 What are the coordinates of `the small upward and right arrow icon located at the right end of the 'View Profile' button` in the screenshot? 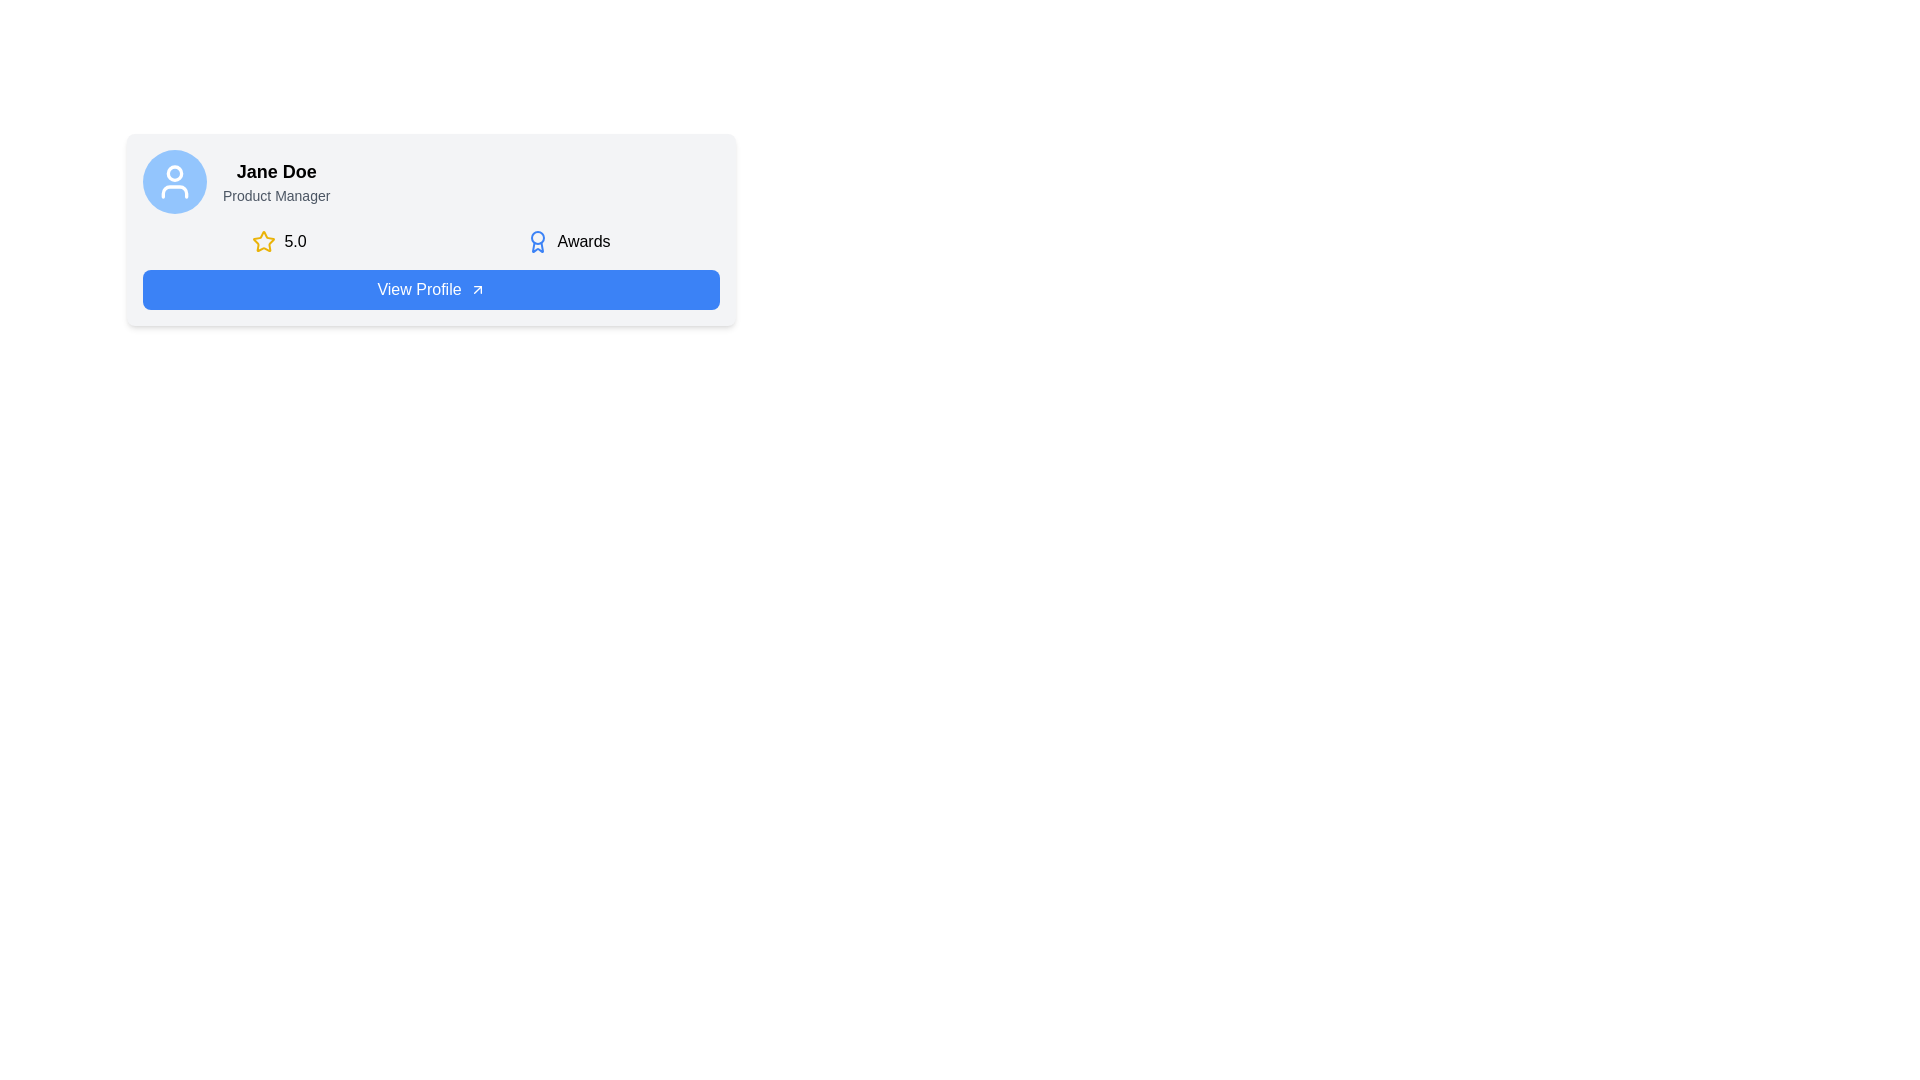 It's located at (476, 289).